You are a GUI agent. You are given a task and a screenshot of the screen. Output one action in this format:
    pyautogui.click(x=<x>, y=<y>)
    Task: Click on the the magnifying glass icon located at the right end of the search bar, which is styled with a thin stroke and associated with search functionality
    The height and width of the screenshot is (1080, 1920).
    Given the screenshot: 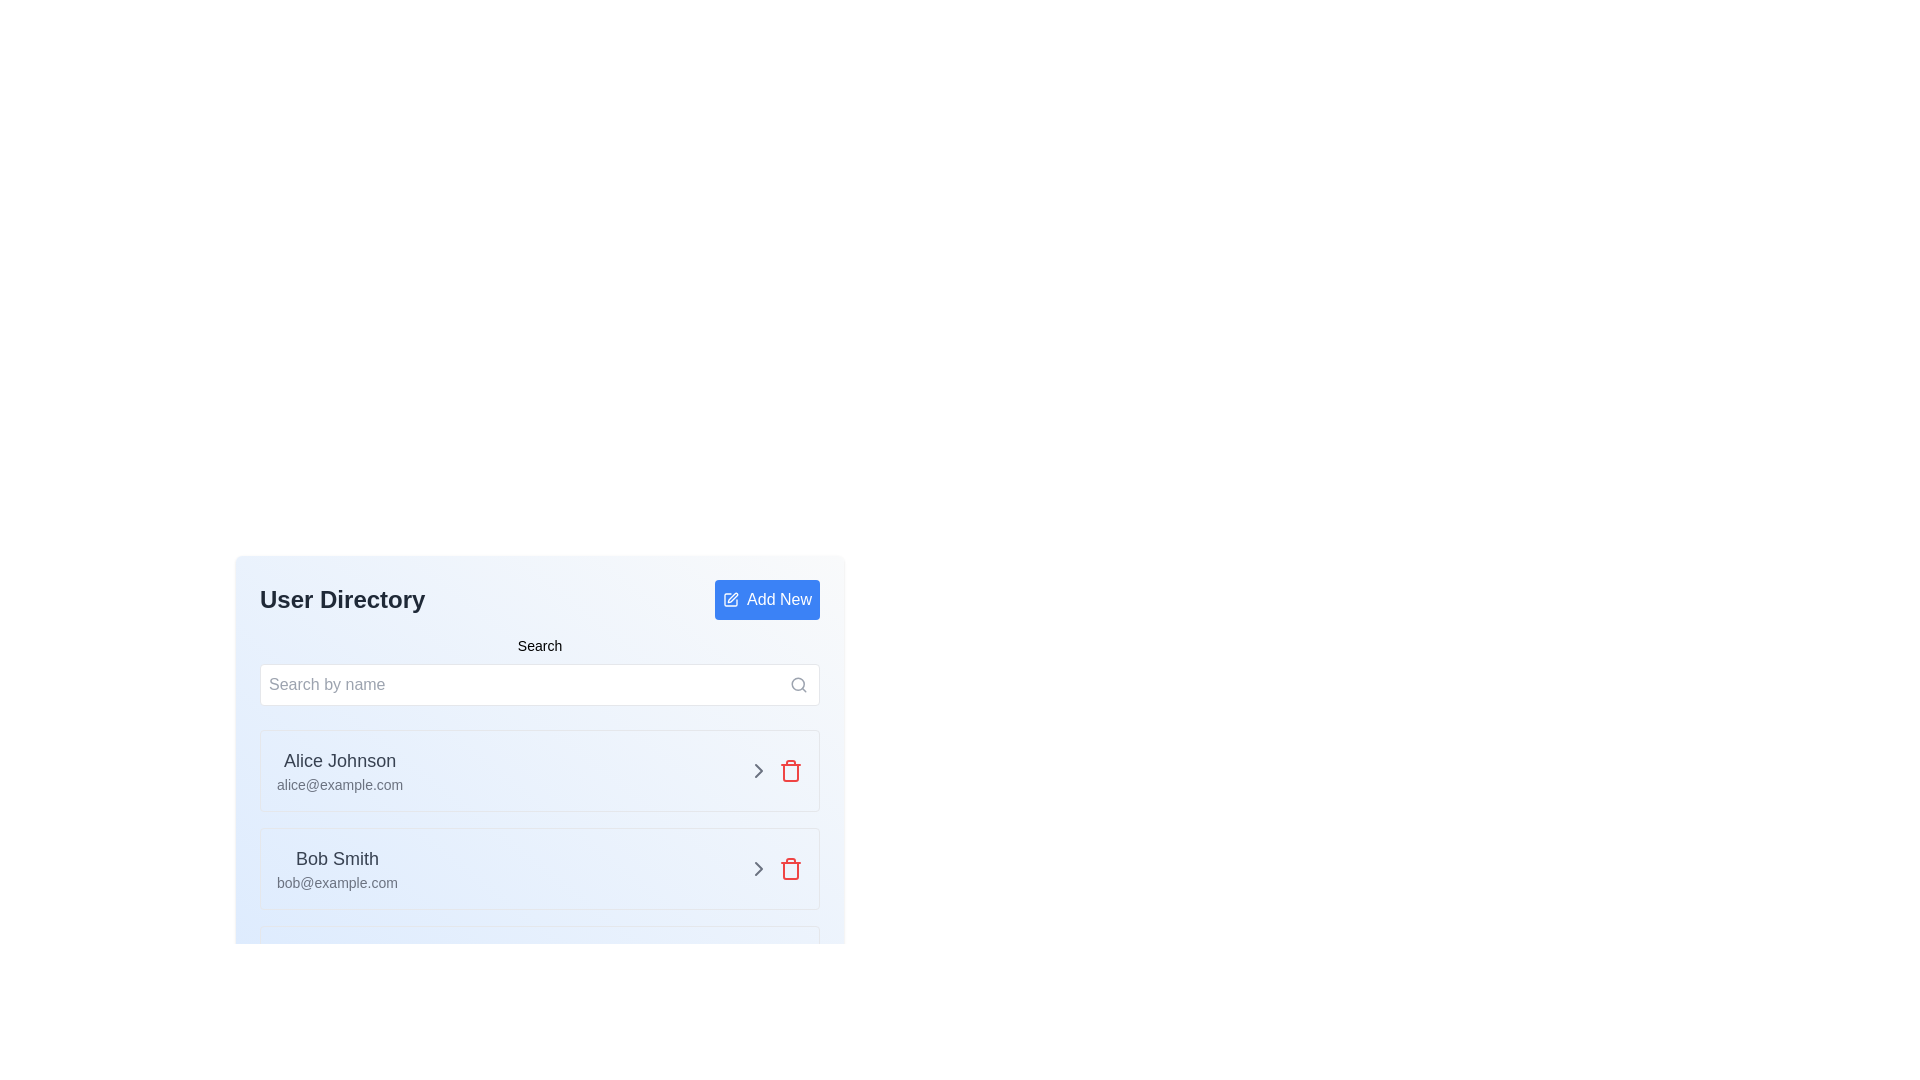 What is the action you would take?
    pyautogui.click(x=797, y=684)
    